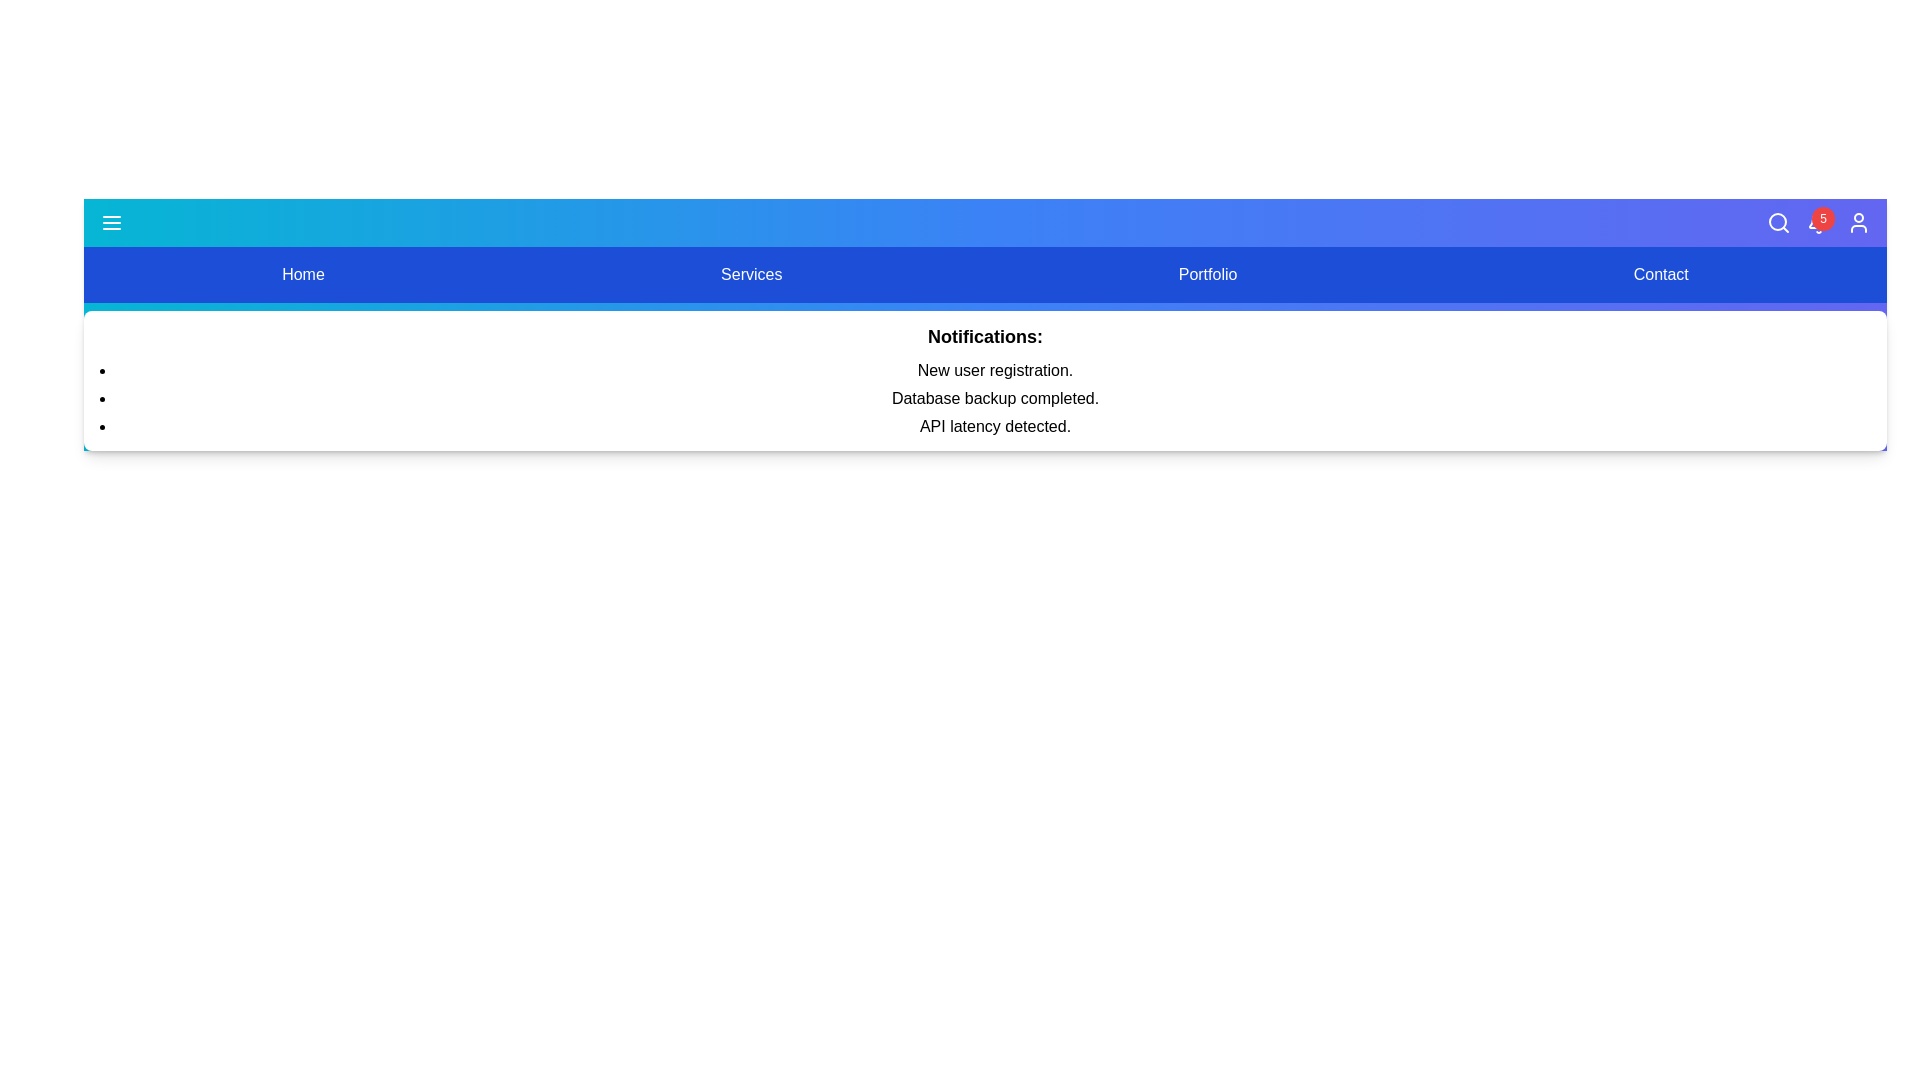 Image resolution: width=1920 pixels, height=1080 pixels. I want to click on the search icon to initiate a search action, so click(1779, 223).